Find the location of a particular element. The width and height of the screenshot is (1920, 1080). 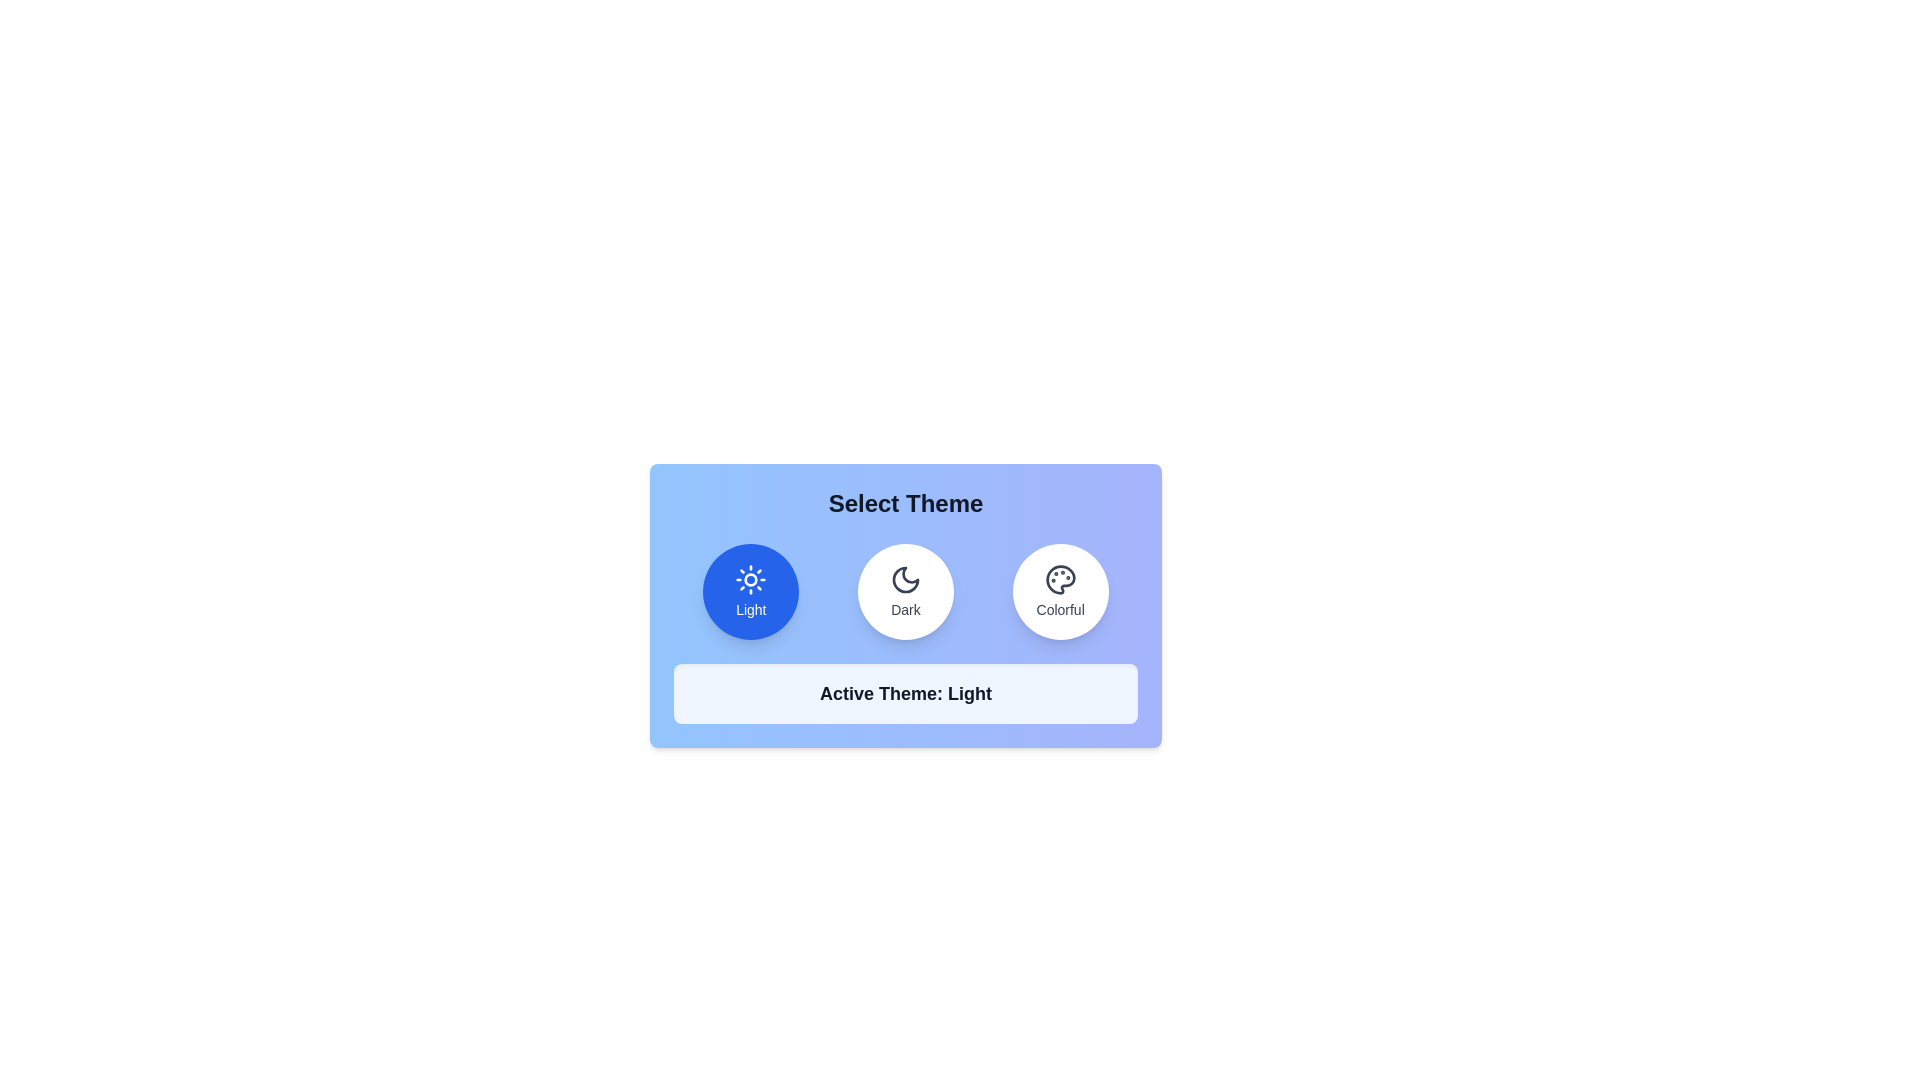

the theme button for Colorful is located at coordinates (1059, 590).